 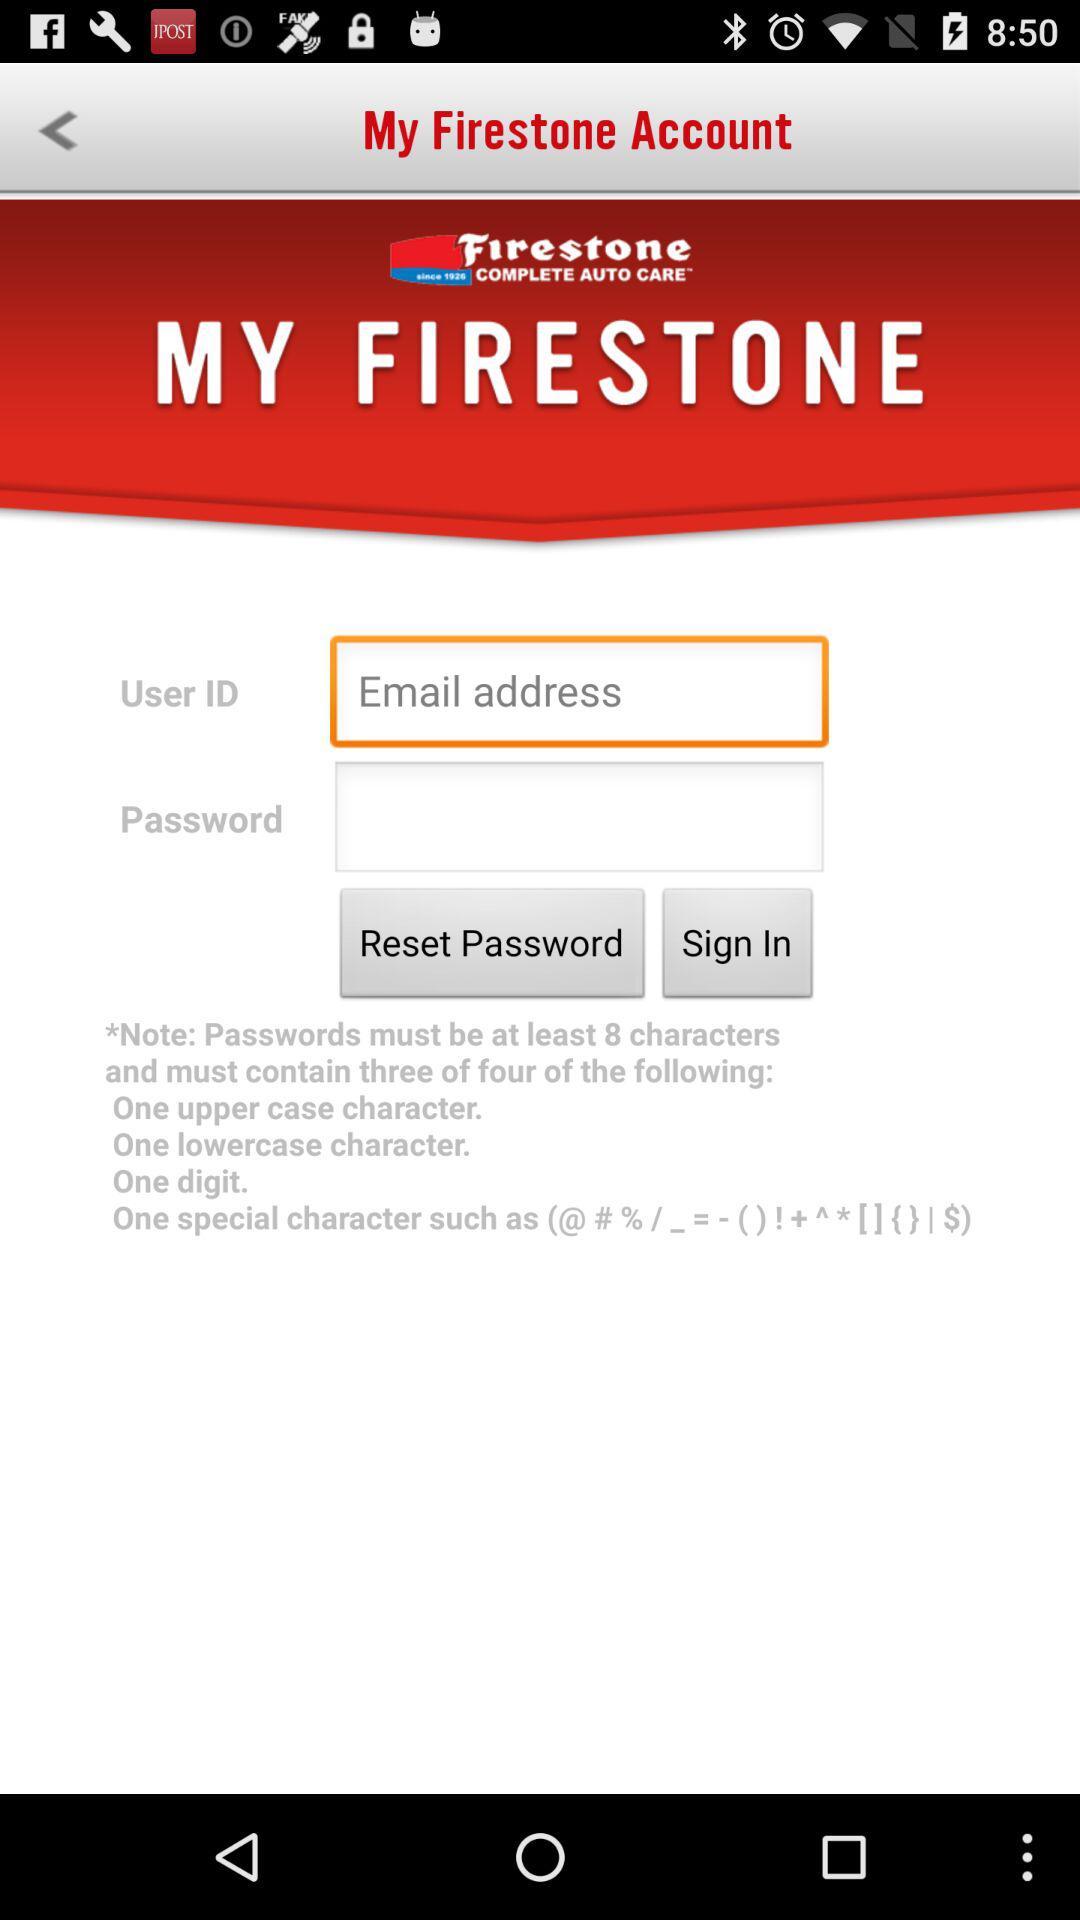 What do you see at coordinates (56, 139) in the screenshot?
I see `the arrow_backward icon` at bounding box center [56, 139].